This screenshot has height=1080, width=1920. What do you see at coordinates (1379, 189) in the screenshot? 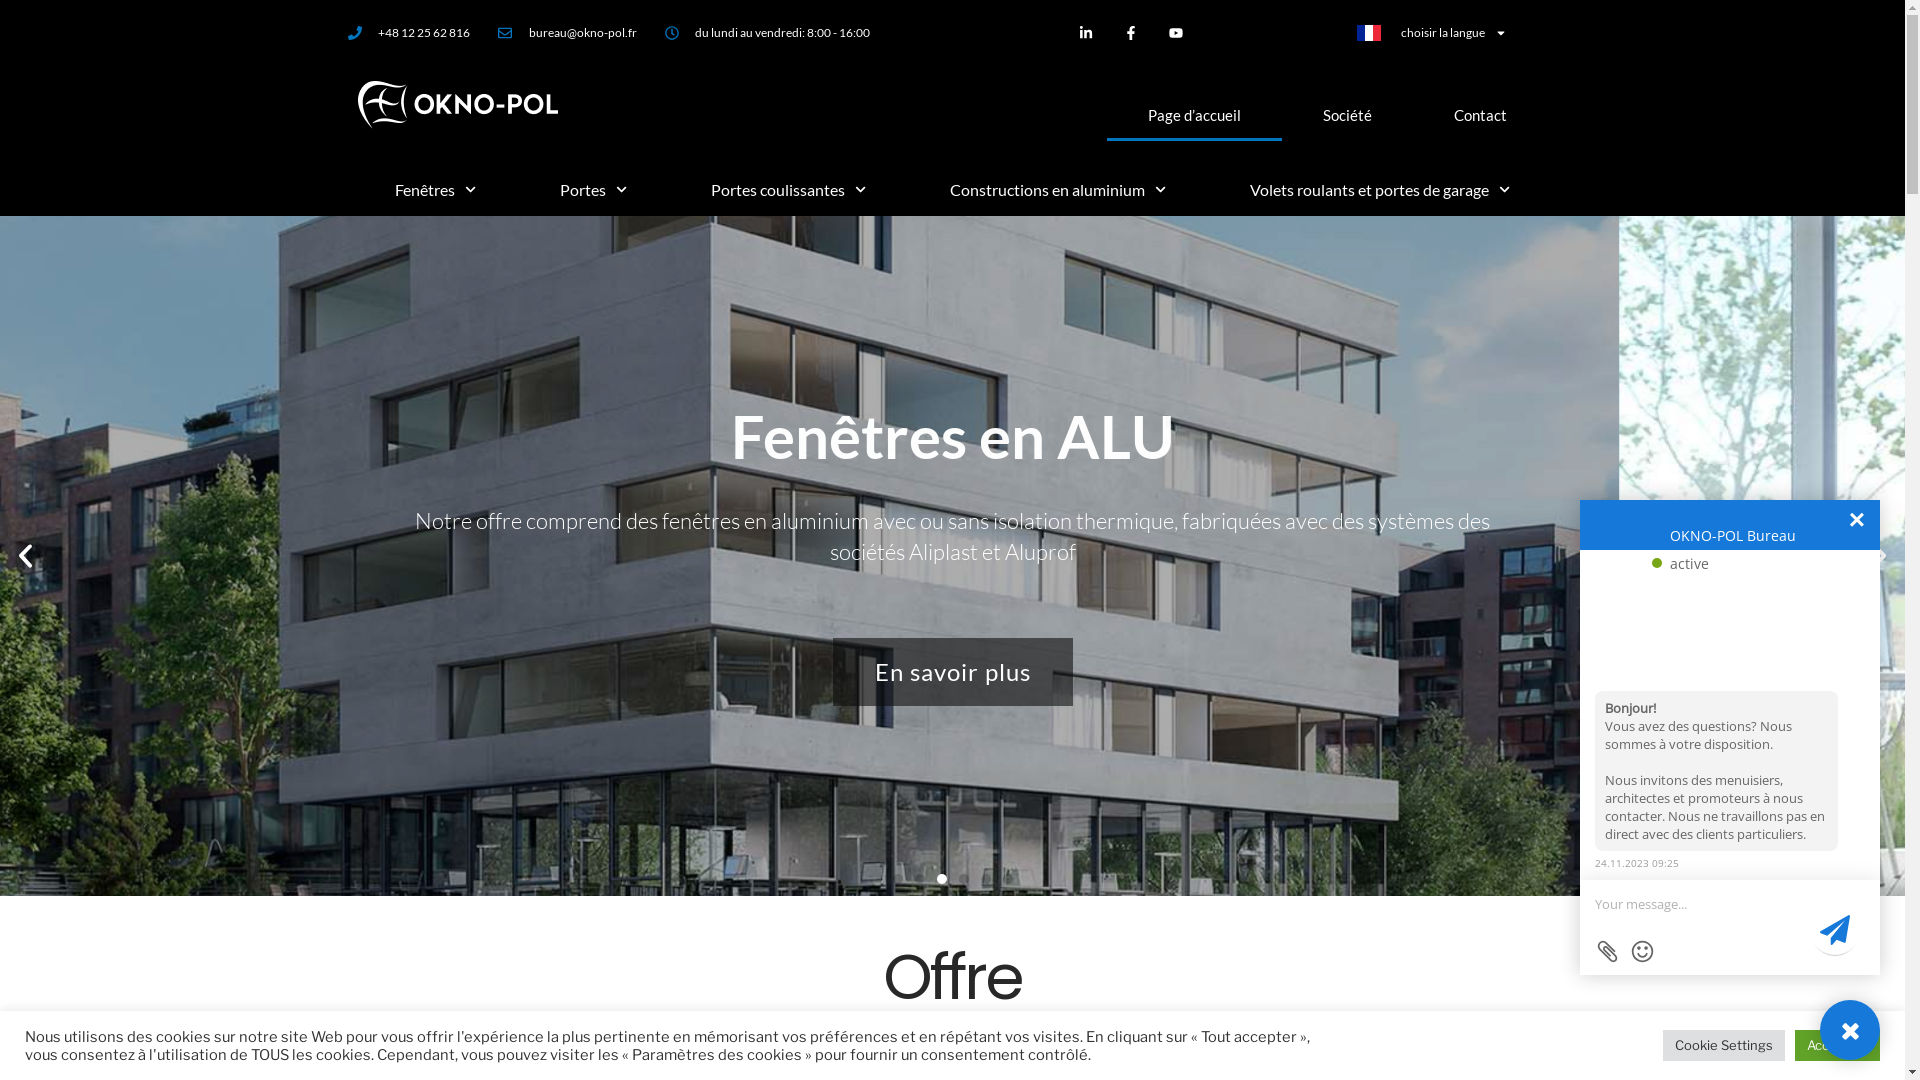
I see `'Volets roulants et portes de garage'` at bounding box center [1379, 189].